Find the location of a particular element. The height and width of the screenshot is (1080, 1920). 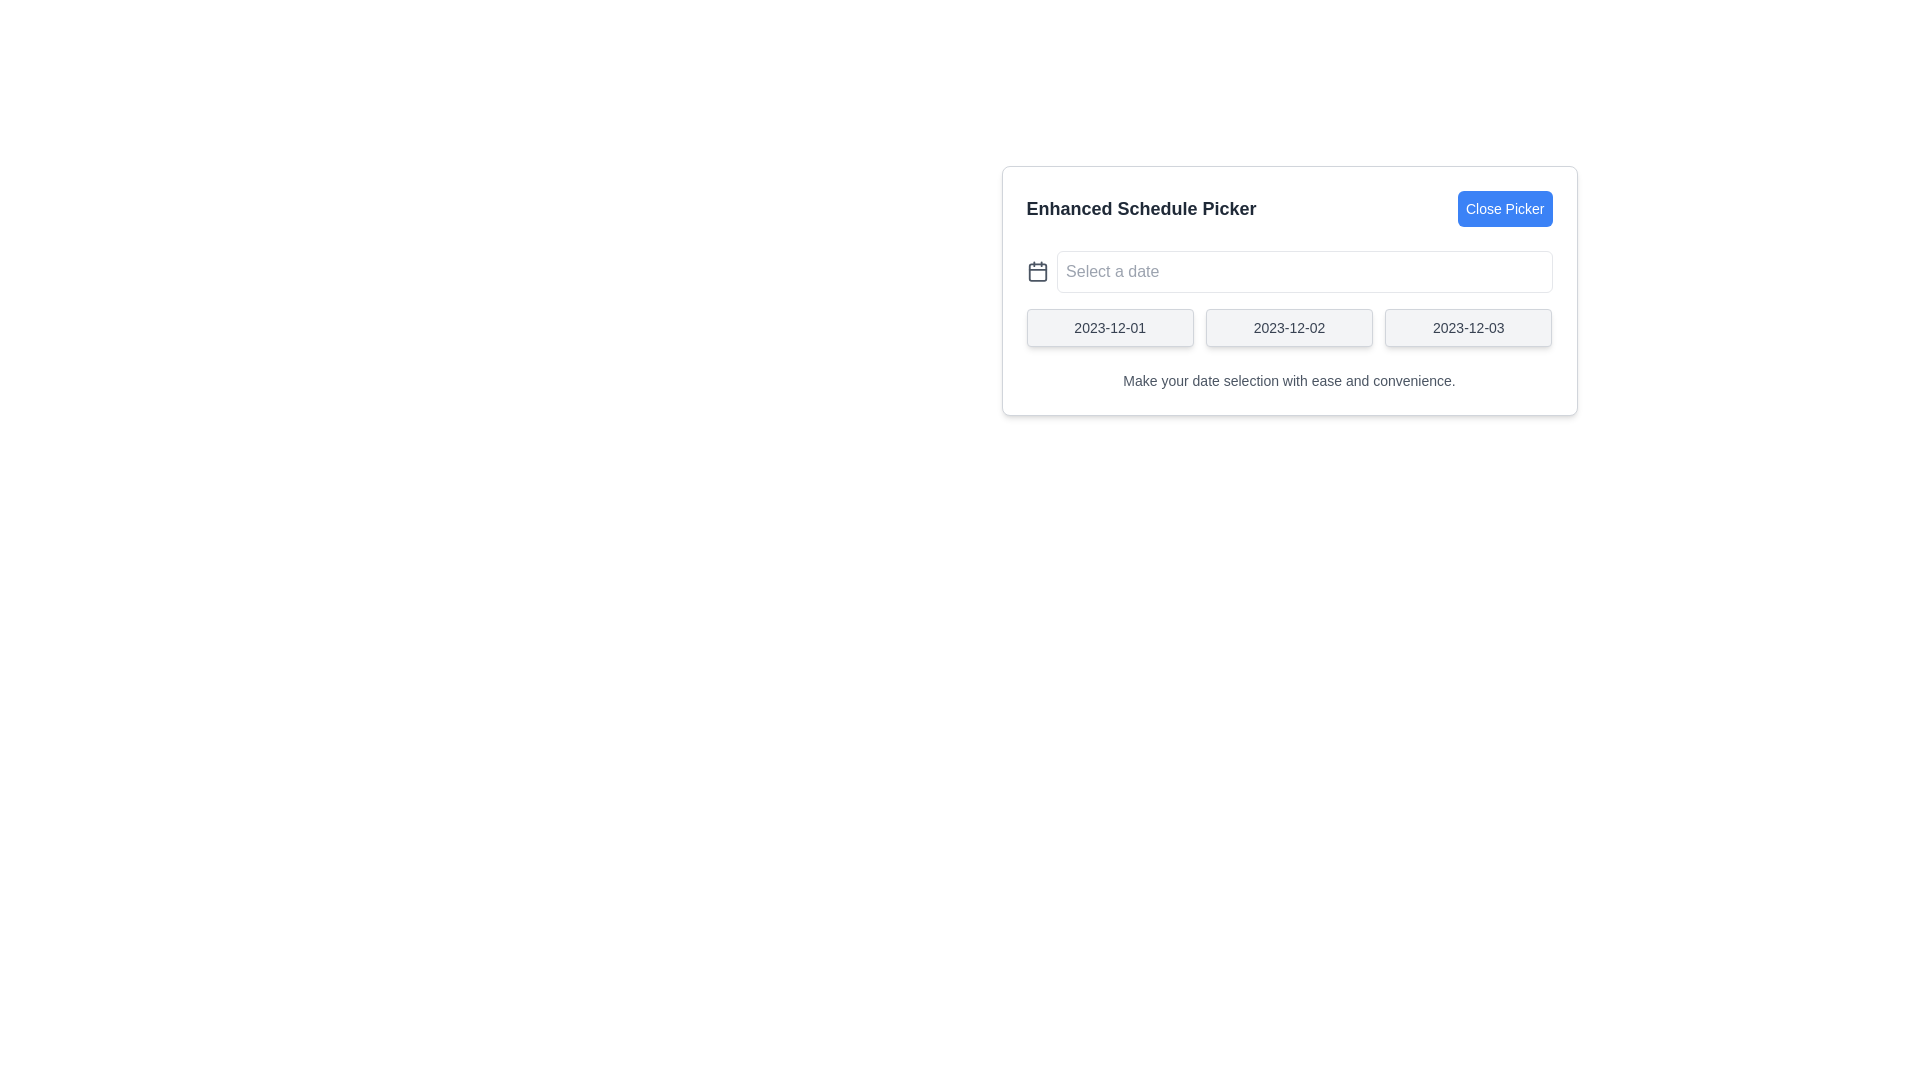

the calendar icon located to the immediate left of the 'Select a date' input field in the 'Enhanced Schedule Picker' modal is located at coordinates (1037, 272).